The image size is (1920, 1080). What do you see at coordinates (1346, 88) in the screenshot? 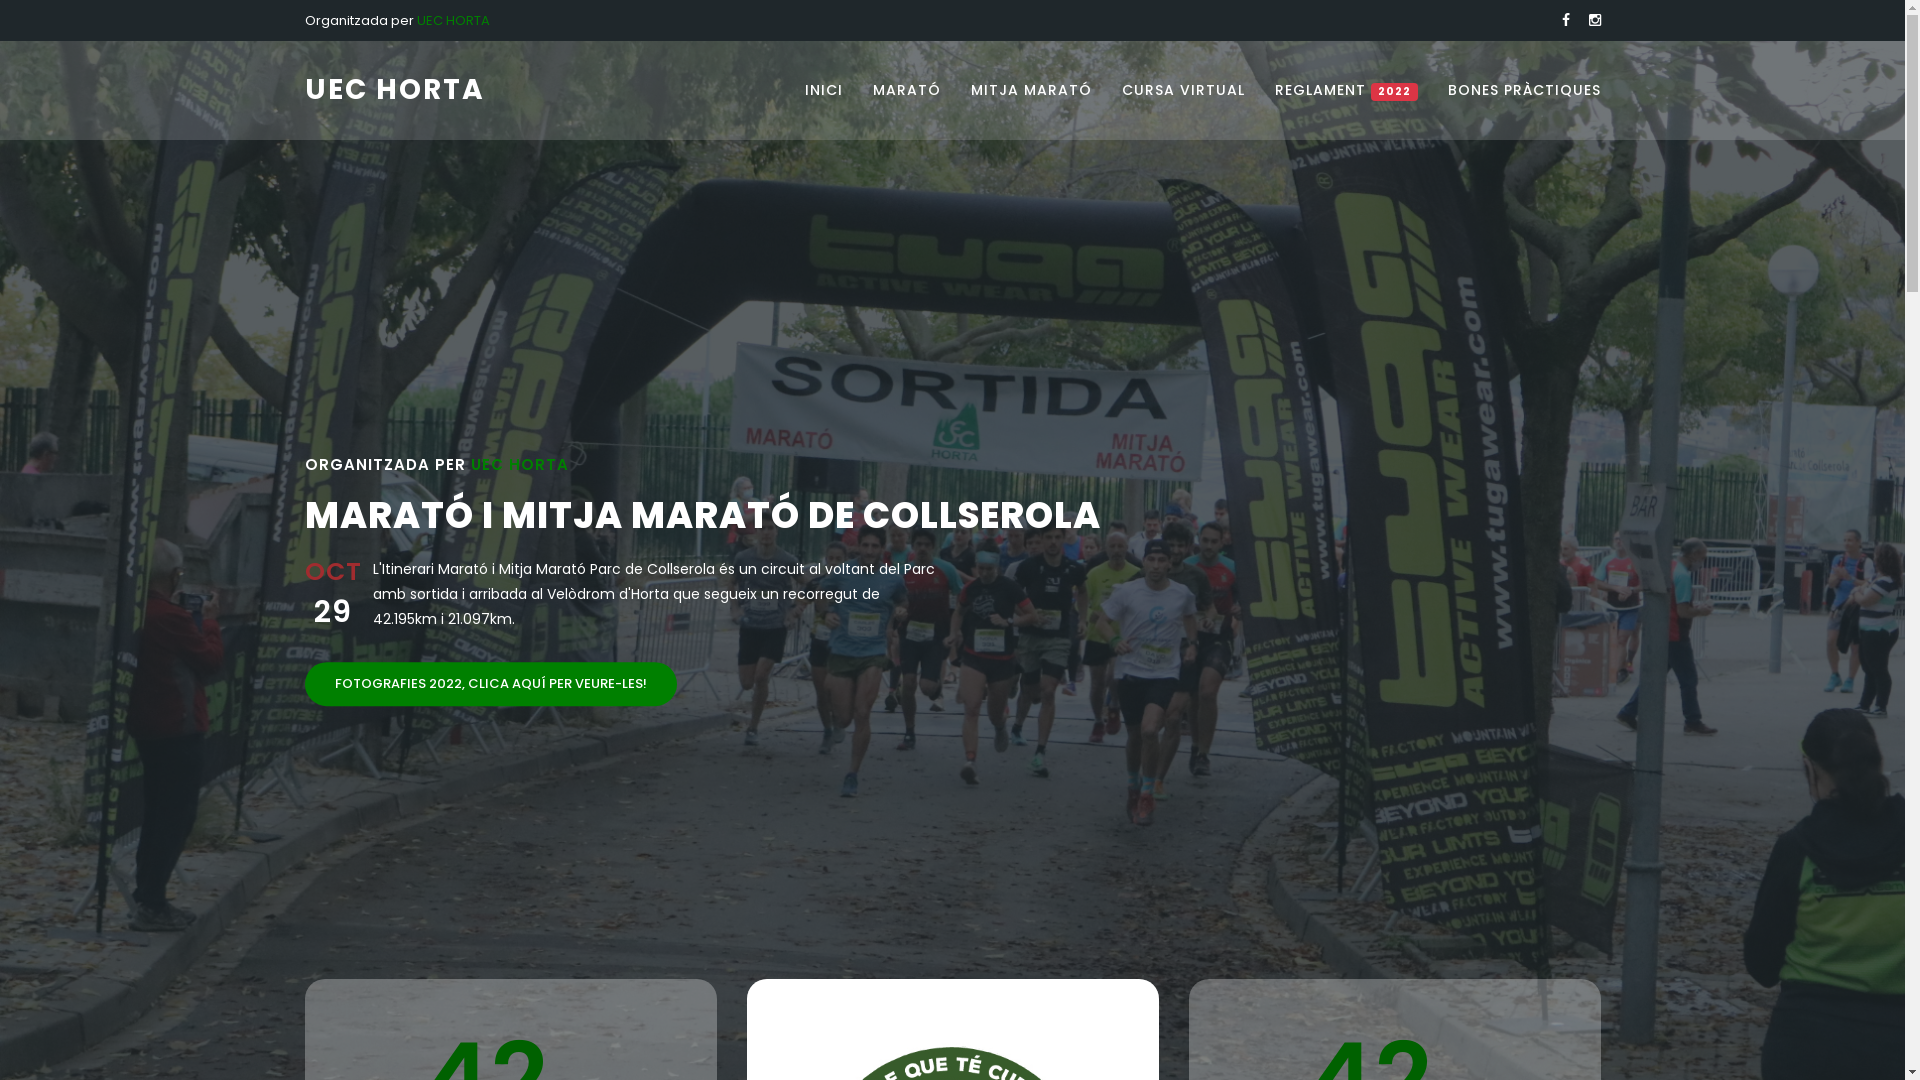
I see `'REGLAMENT 2022'` at bounding box center [1346, 88].